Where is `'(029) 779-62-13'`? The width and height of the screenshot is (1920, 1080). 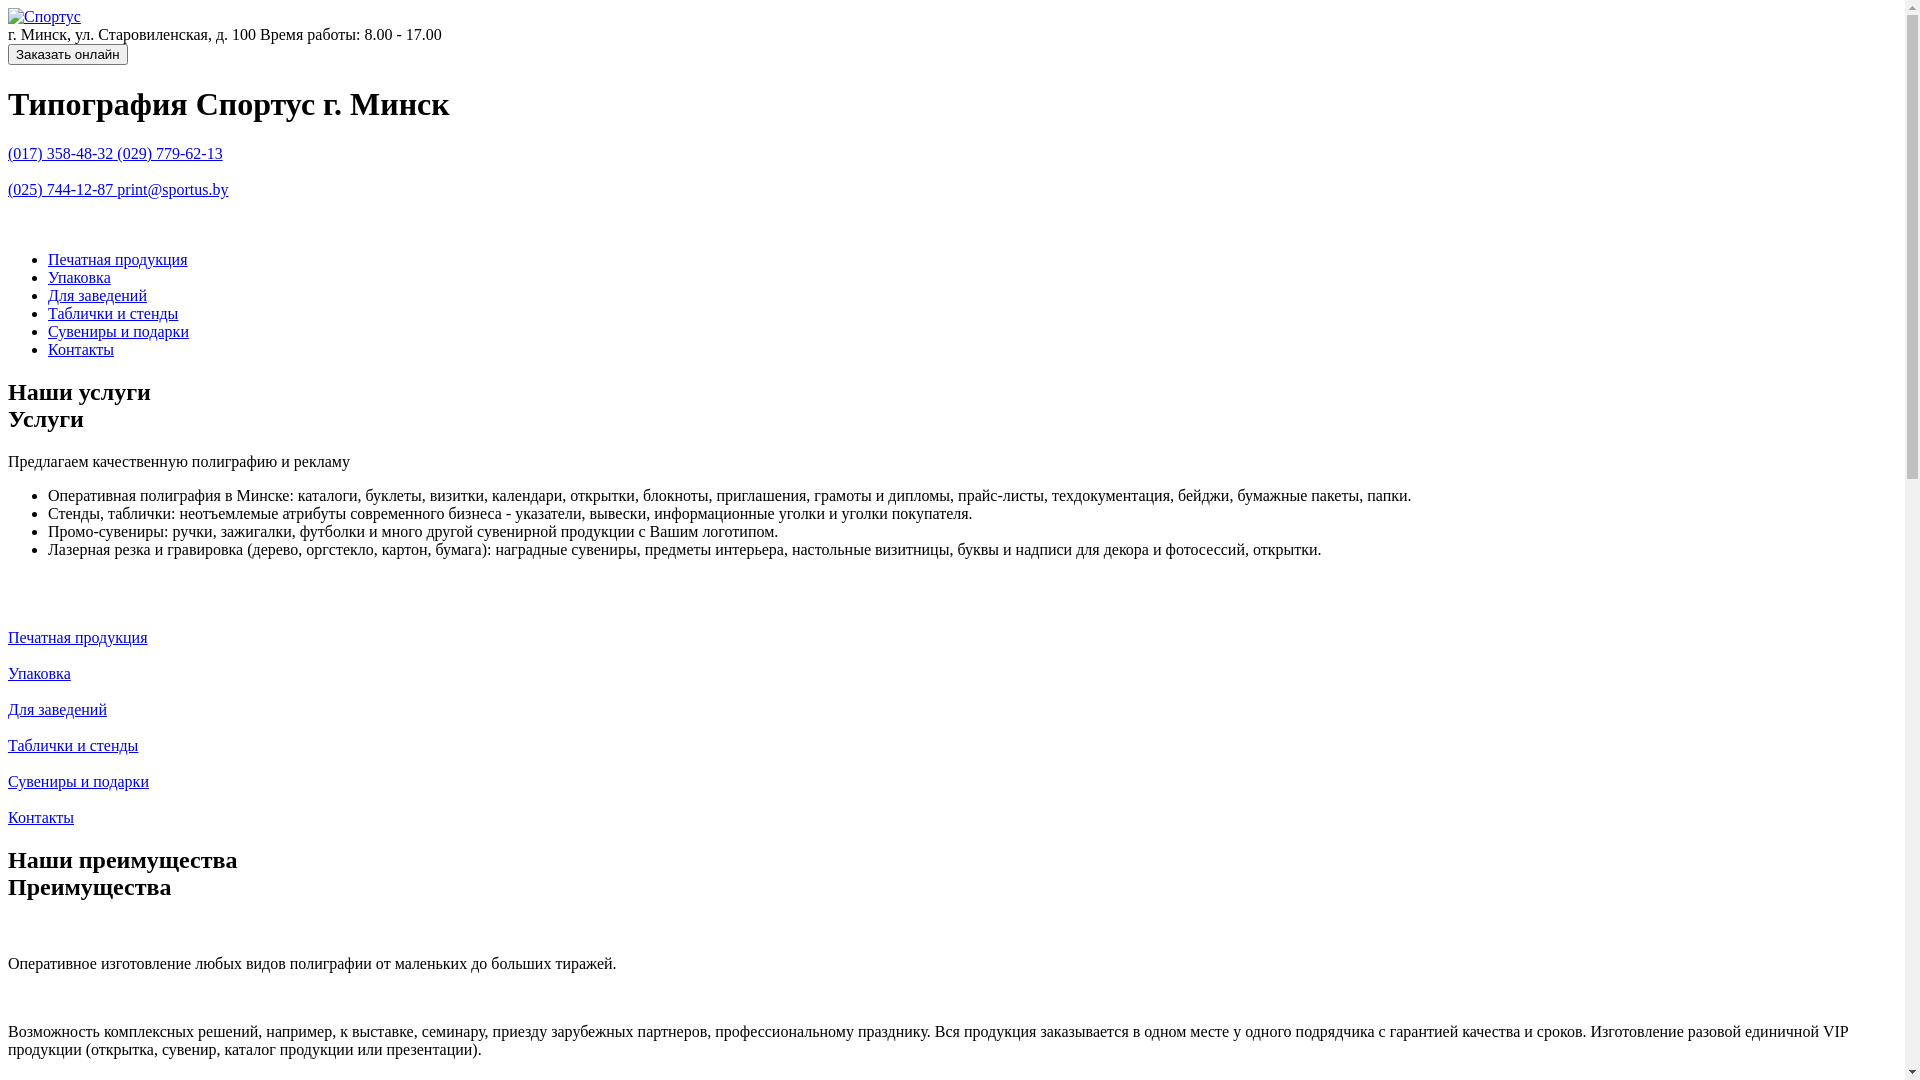 '(029) 779-62-13' is located at coordinates (115, 152).